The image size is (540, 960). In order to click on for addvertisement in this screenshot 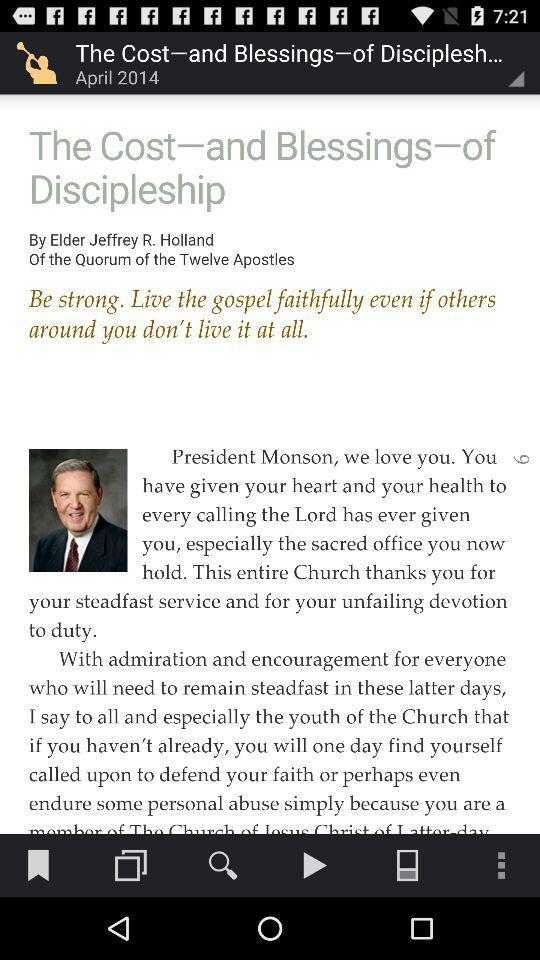, I will do `click(270, 416)`.